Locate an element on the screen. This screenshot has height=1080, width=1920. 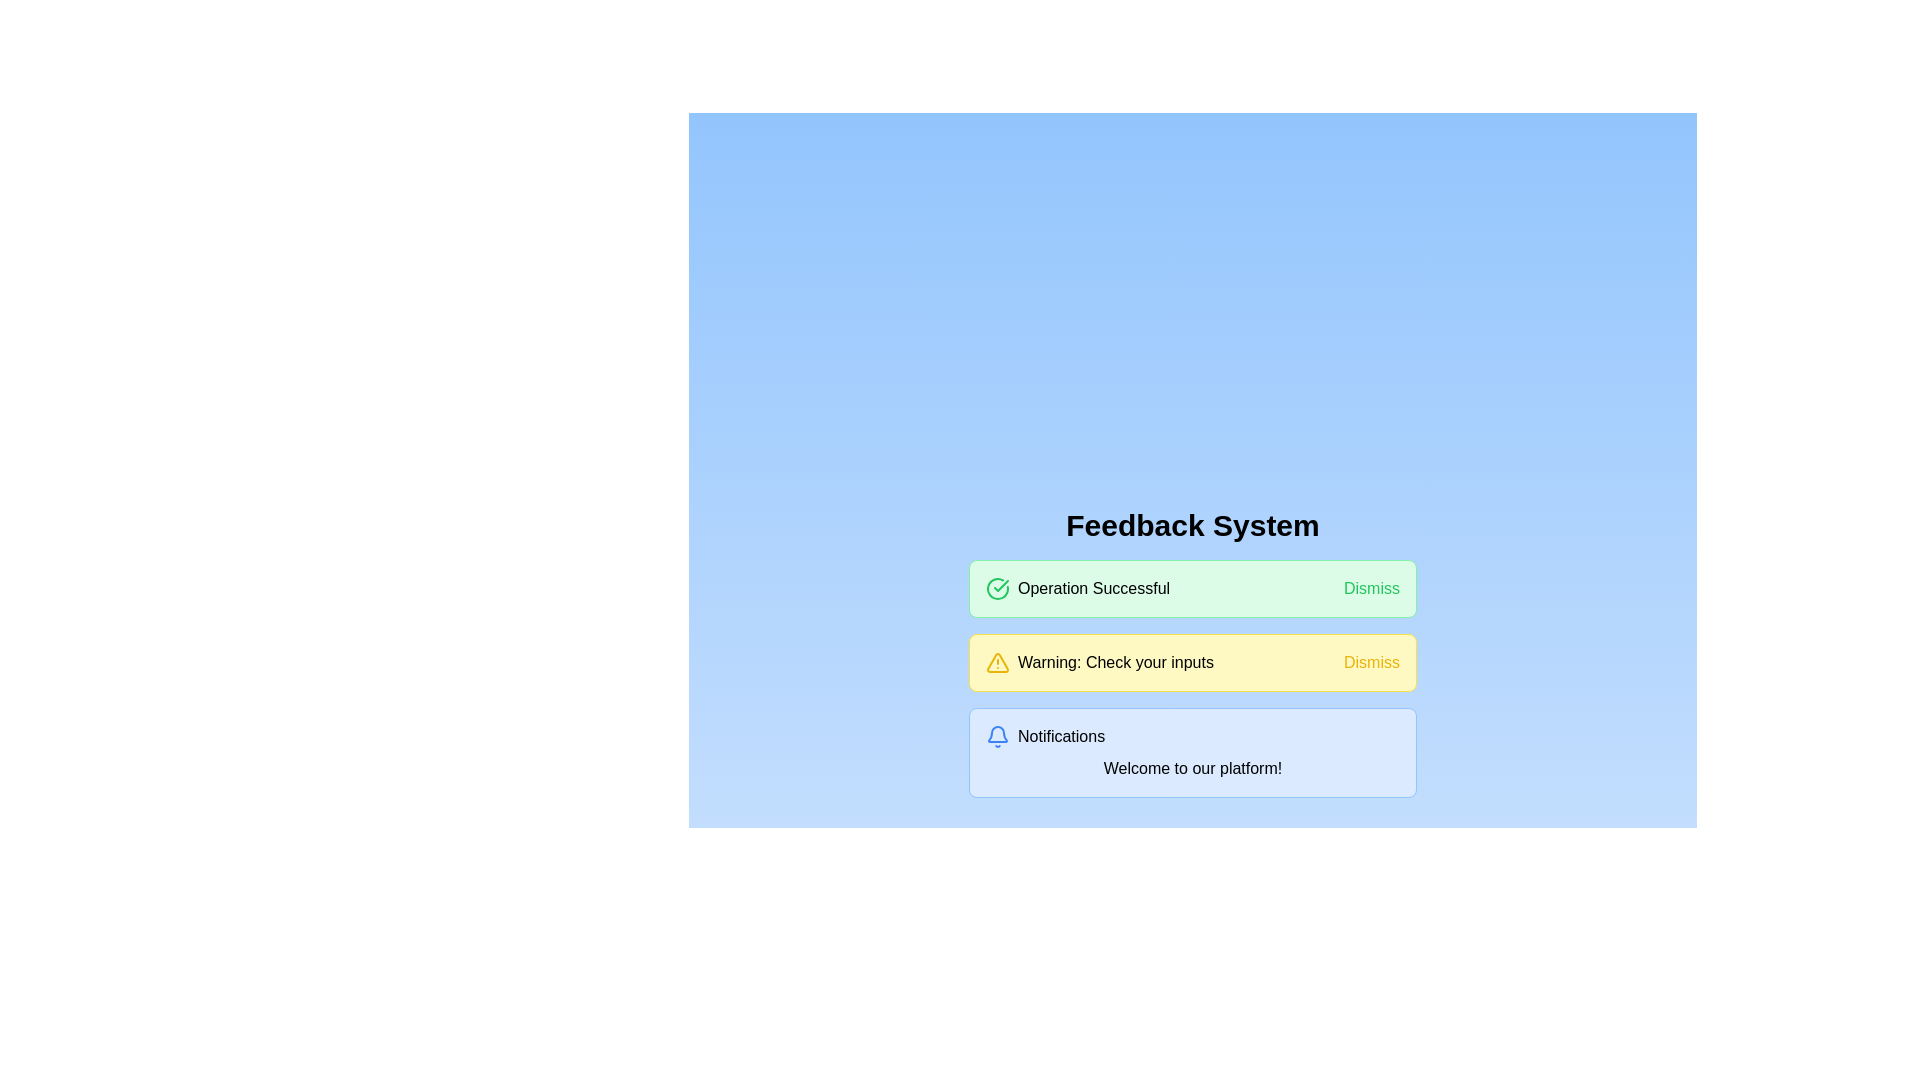
the Static Text Element that displays 'Operation Successful' in bold on a light green background, positioned within the first notification box below 'Feedback System' is located at coordinates (1093, 588).